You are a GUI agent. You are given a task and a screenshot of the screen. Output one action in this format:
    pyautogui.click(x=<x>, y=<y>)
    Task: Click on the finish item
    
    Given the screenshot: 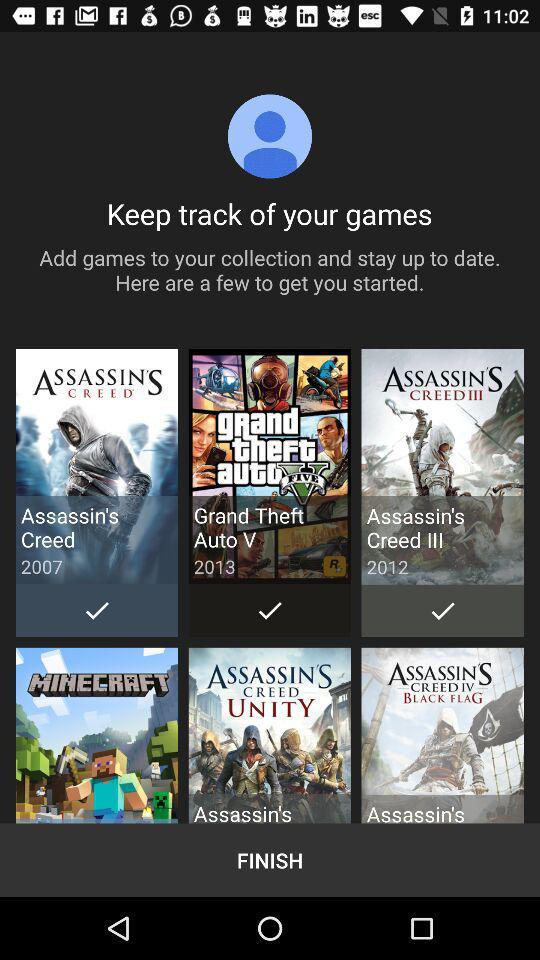 What is the action you would take?
    pyautogui.click(x=270, y=859)
    